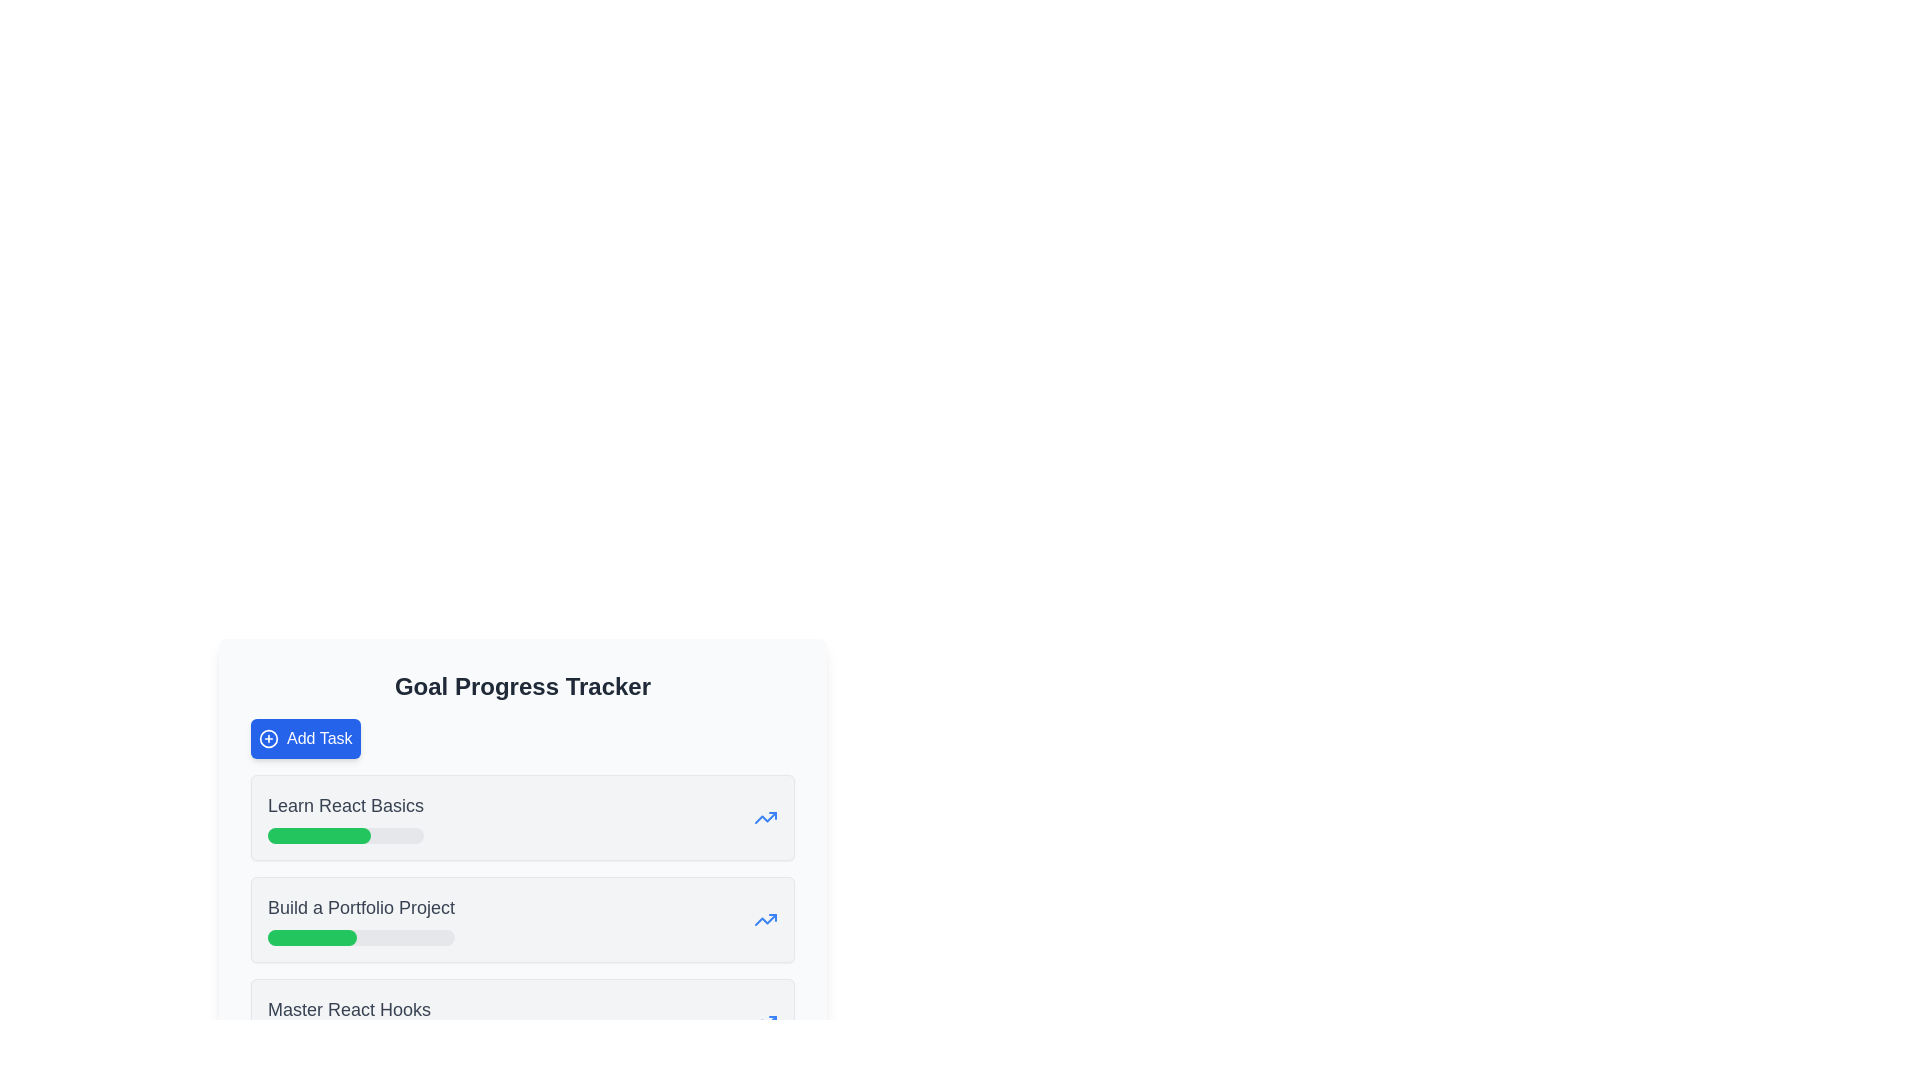 The image size is (1920, 1080). What do you see at coordinates (523, 920) in the screenshot?
I see `the Content Block titled 'Build a Portfolio Project' to assess progress from the progress bar` at bounding box center [523, 920].